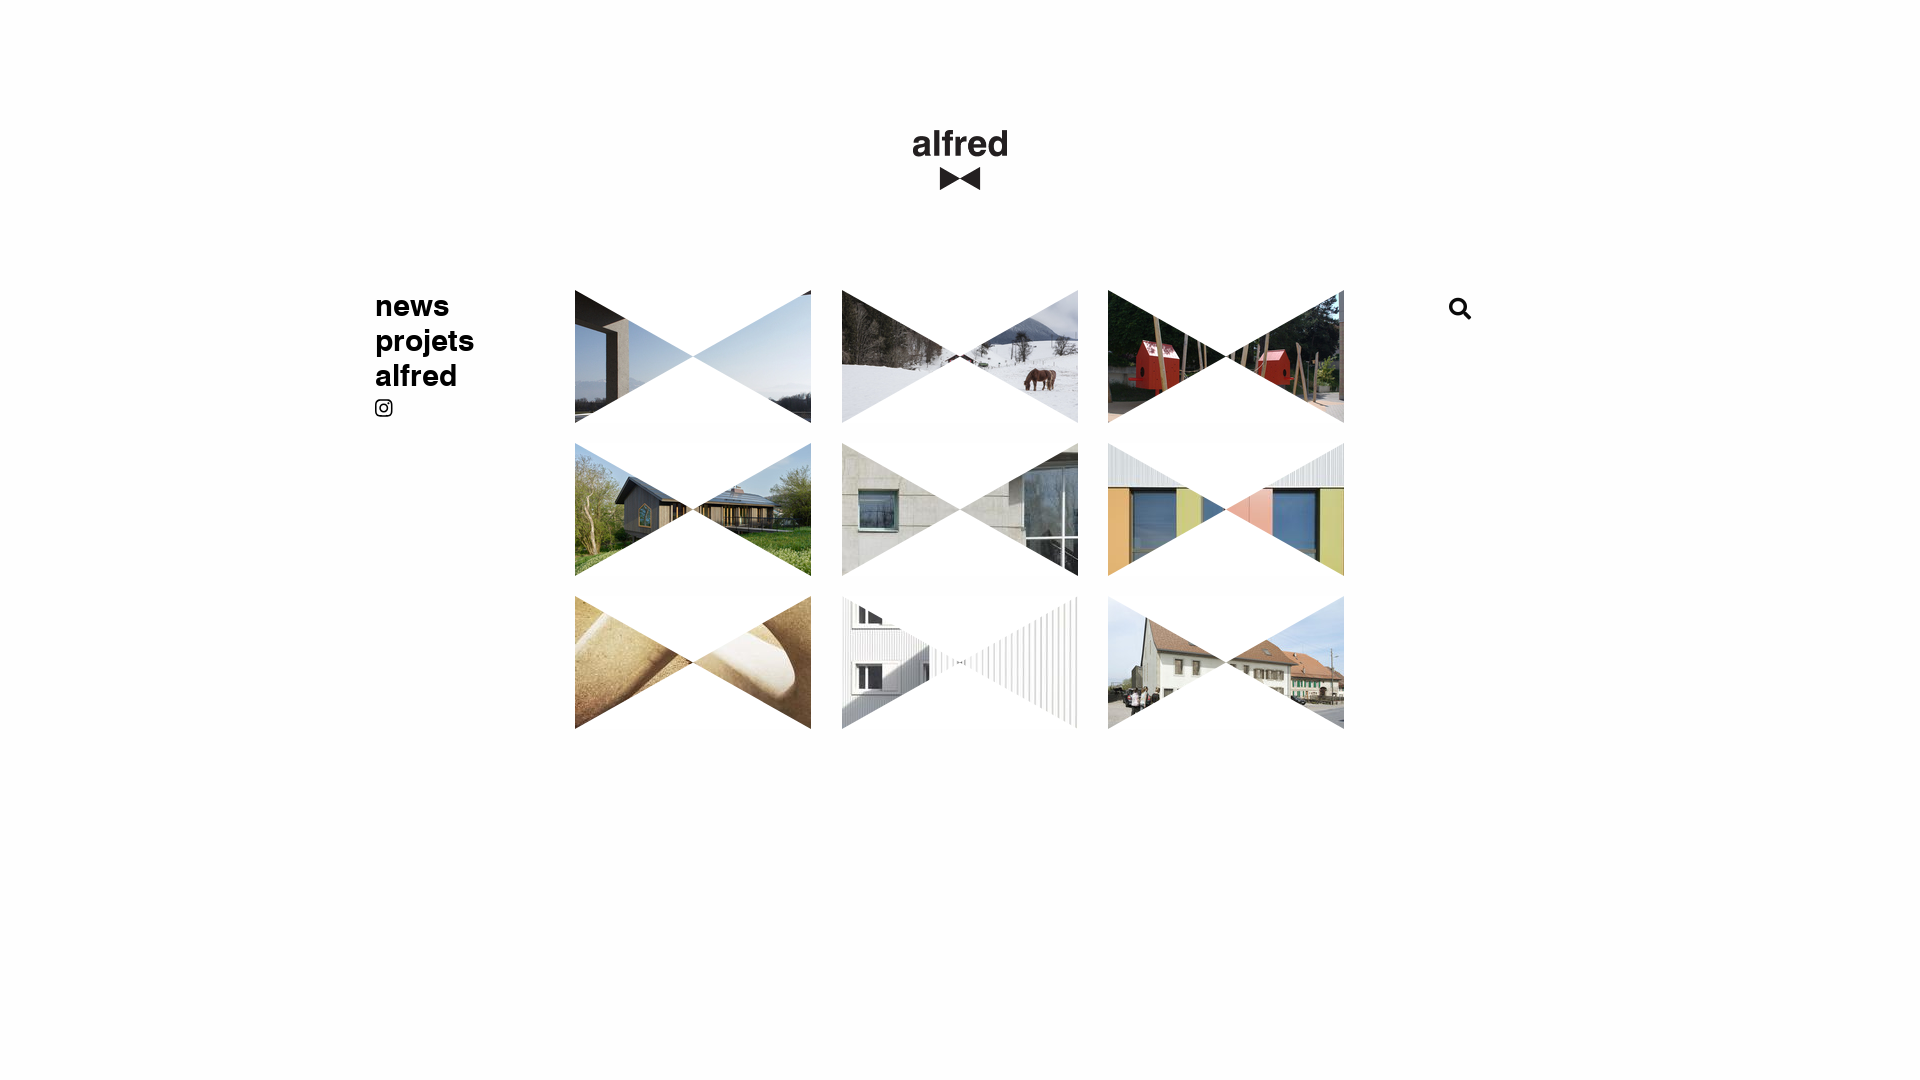 This screenshot has width=1920, height=1080. What do you see at coordinates (374, 307) in the screenshot?
I see `'news'` at bounding box center [374, 307].